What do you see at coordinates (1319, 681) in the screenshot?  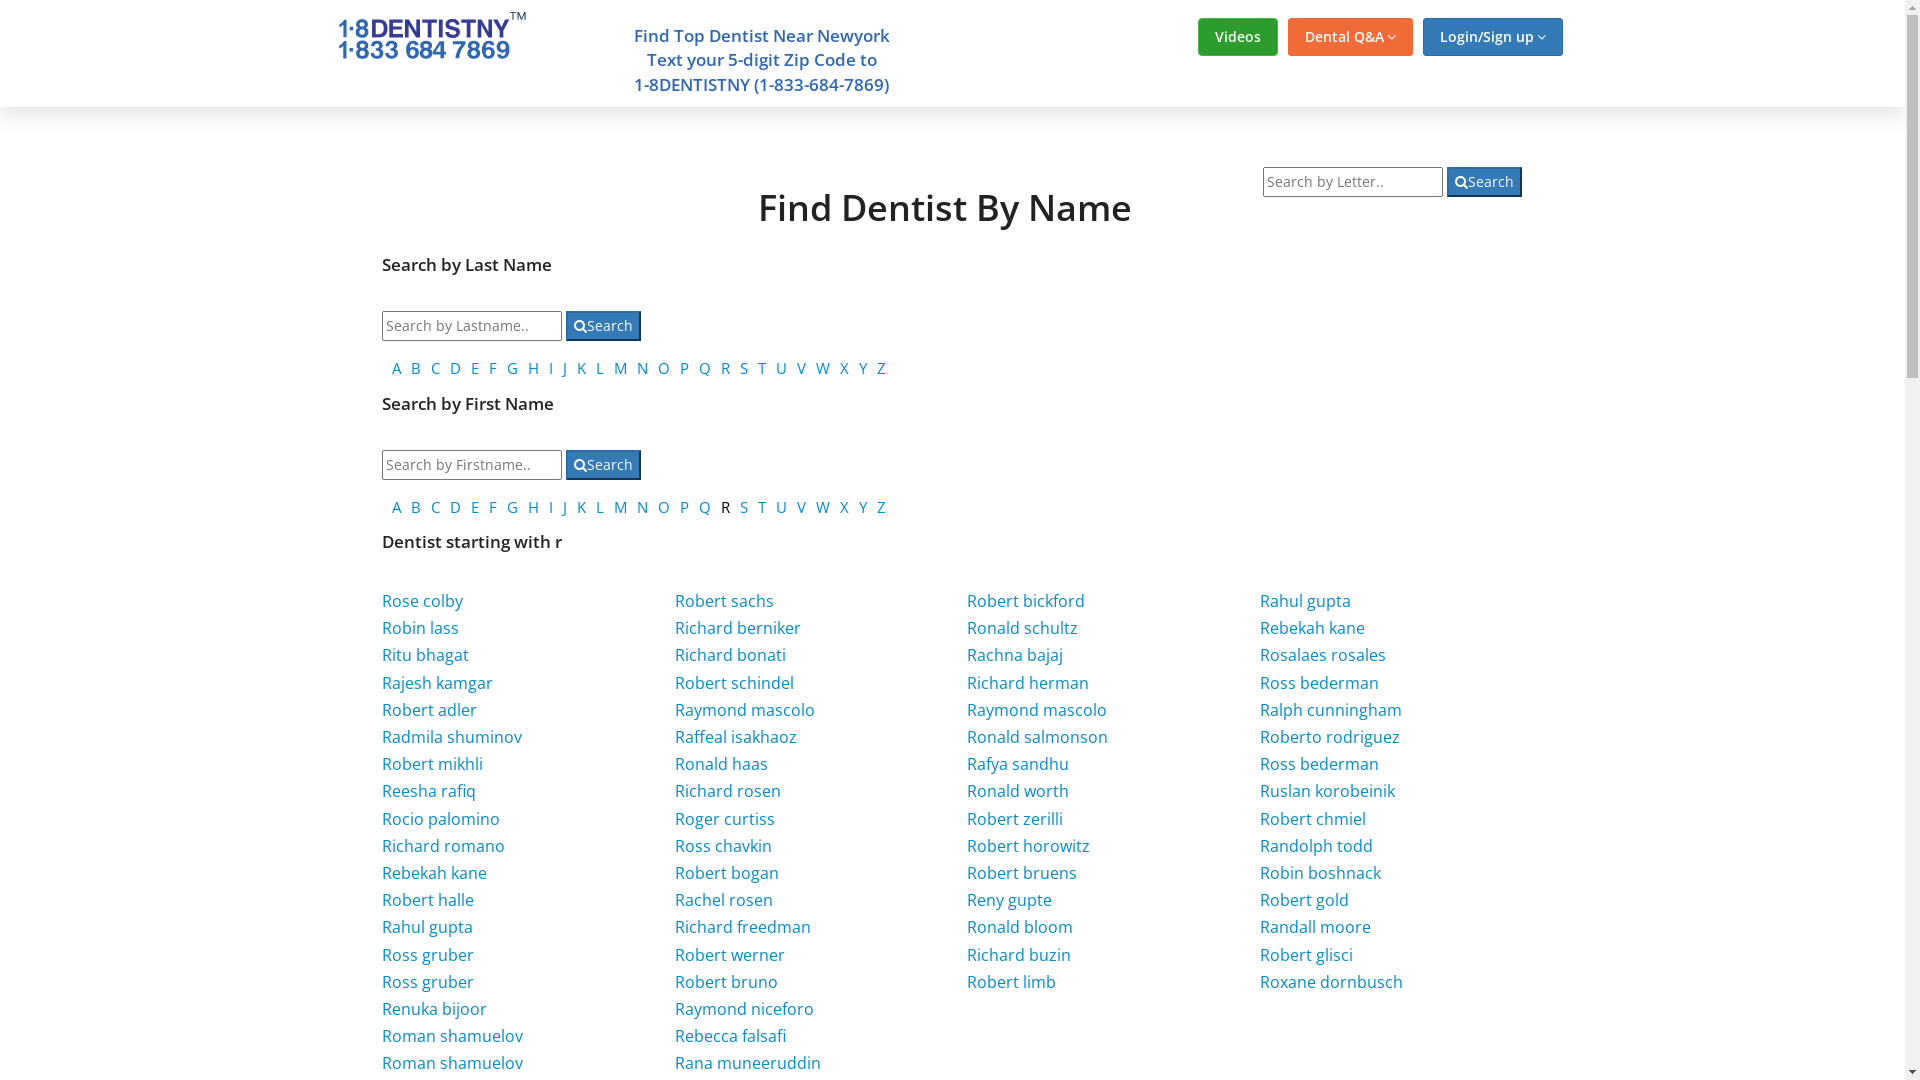 I see `'Ross bederman'` at bounding box center [1319, 681].